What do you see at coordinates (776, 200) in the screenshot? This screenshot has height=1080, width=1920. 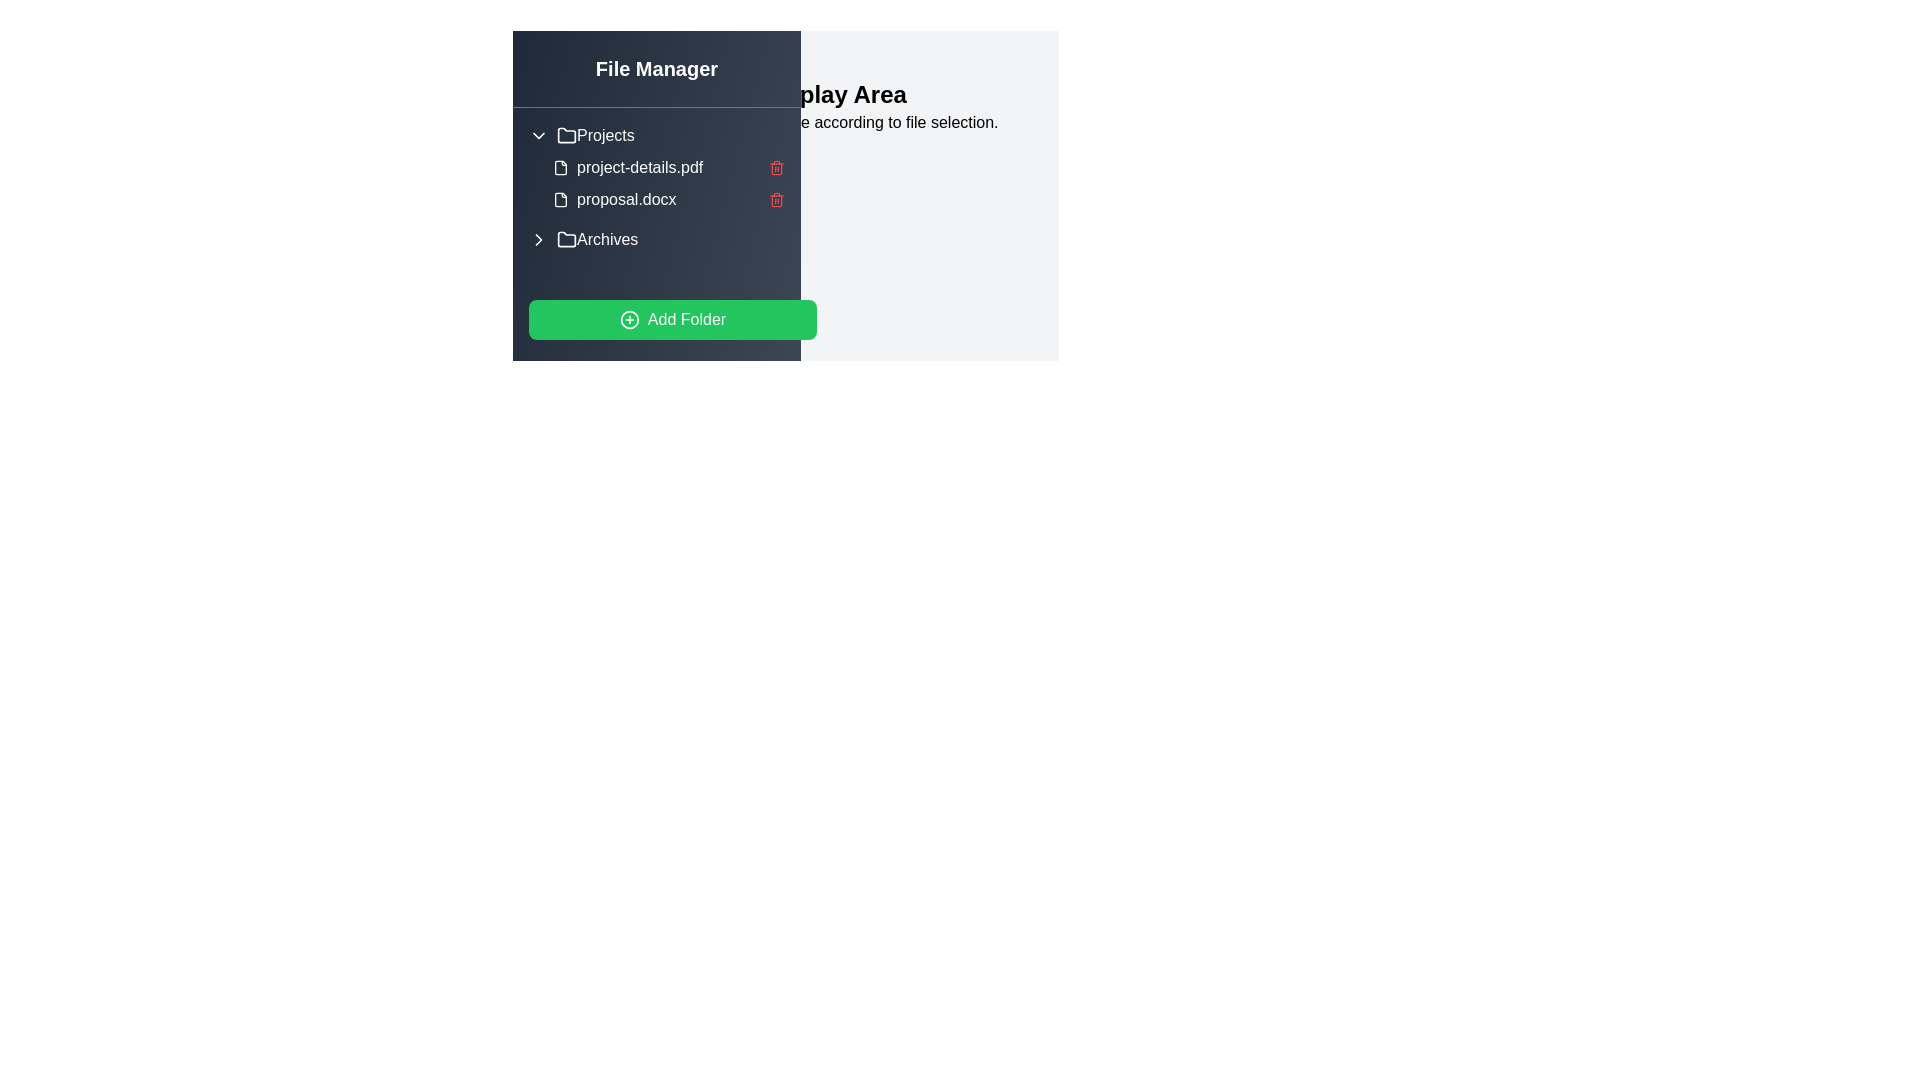 I see `the red-colored trash icon located to the far right of the 'proposal.docx' file entry in the 'File Manager' sidebar` at bounding box center [776, 200].